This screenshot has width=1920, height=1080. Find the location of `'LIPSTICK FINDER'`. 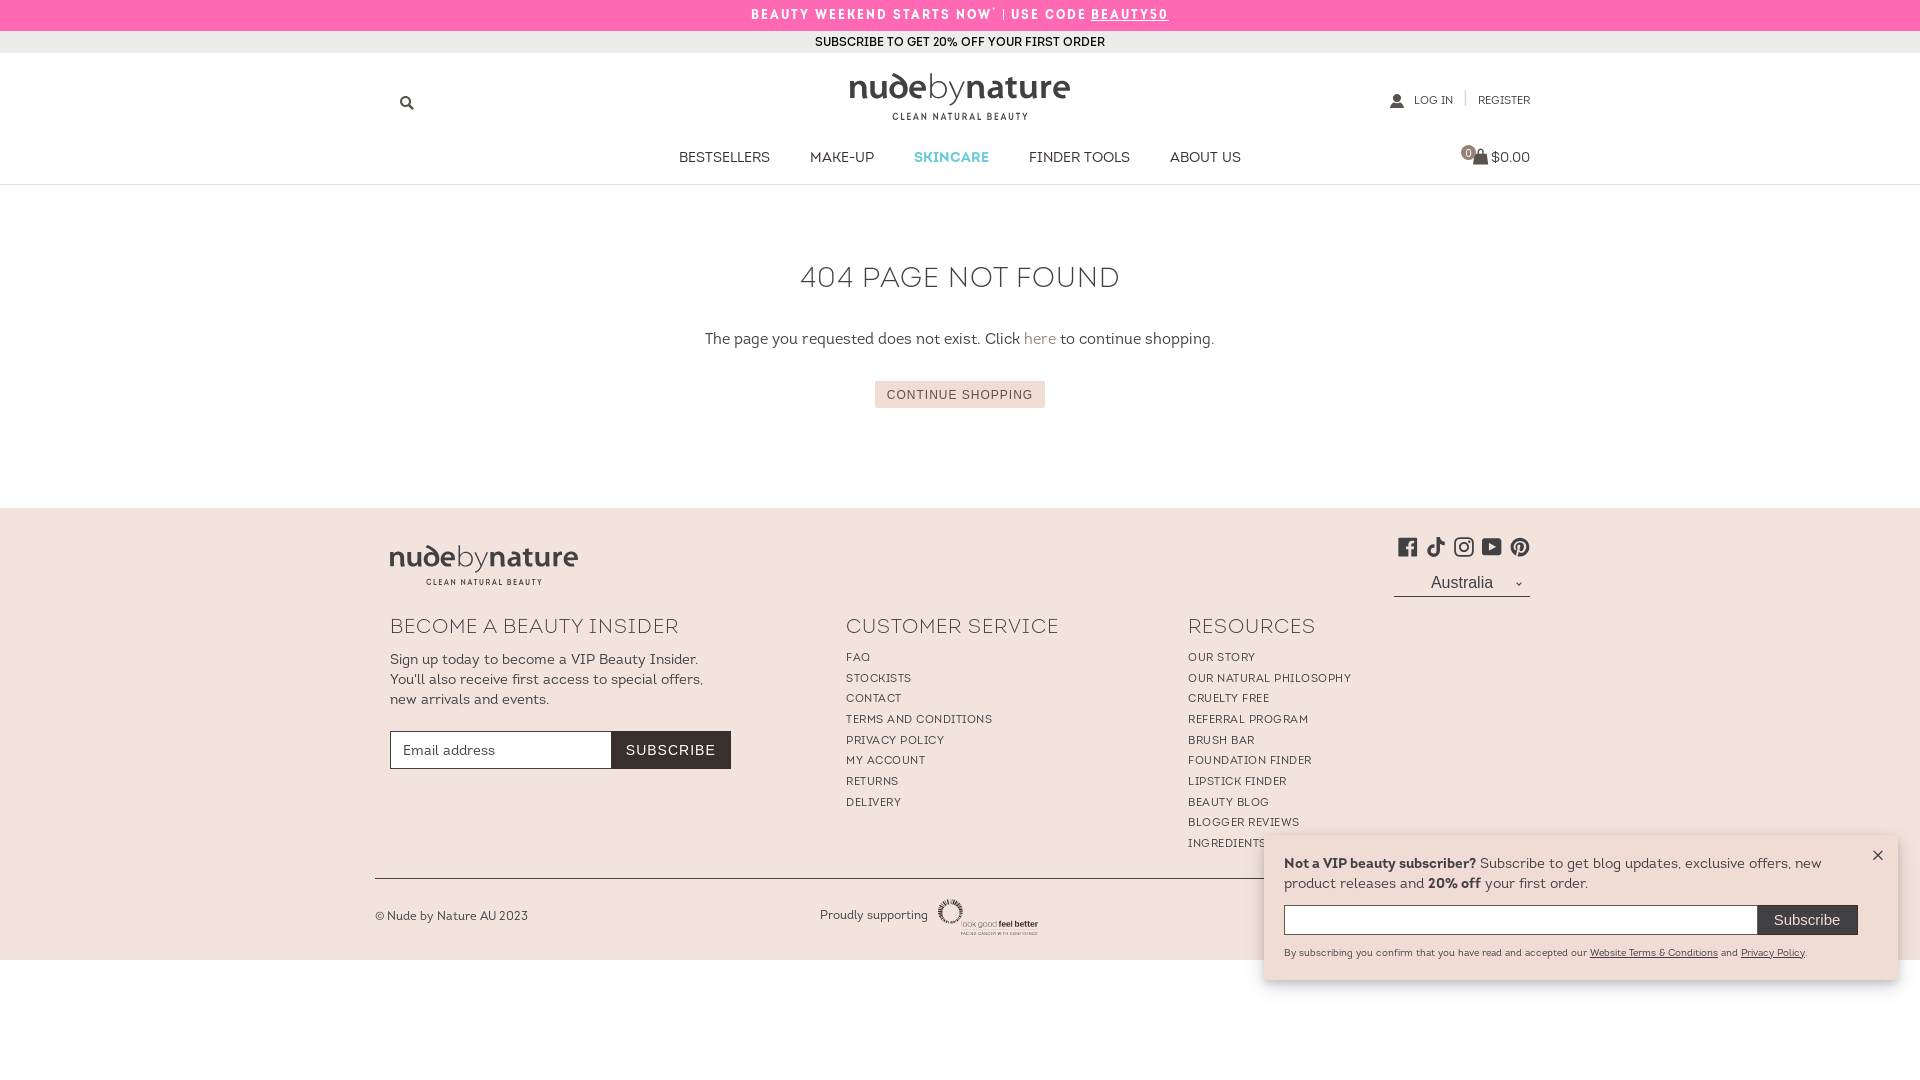

'LIPSTICK FINDER' is located at coordinates (1236, 781).